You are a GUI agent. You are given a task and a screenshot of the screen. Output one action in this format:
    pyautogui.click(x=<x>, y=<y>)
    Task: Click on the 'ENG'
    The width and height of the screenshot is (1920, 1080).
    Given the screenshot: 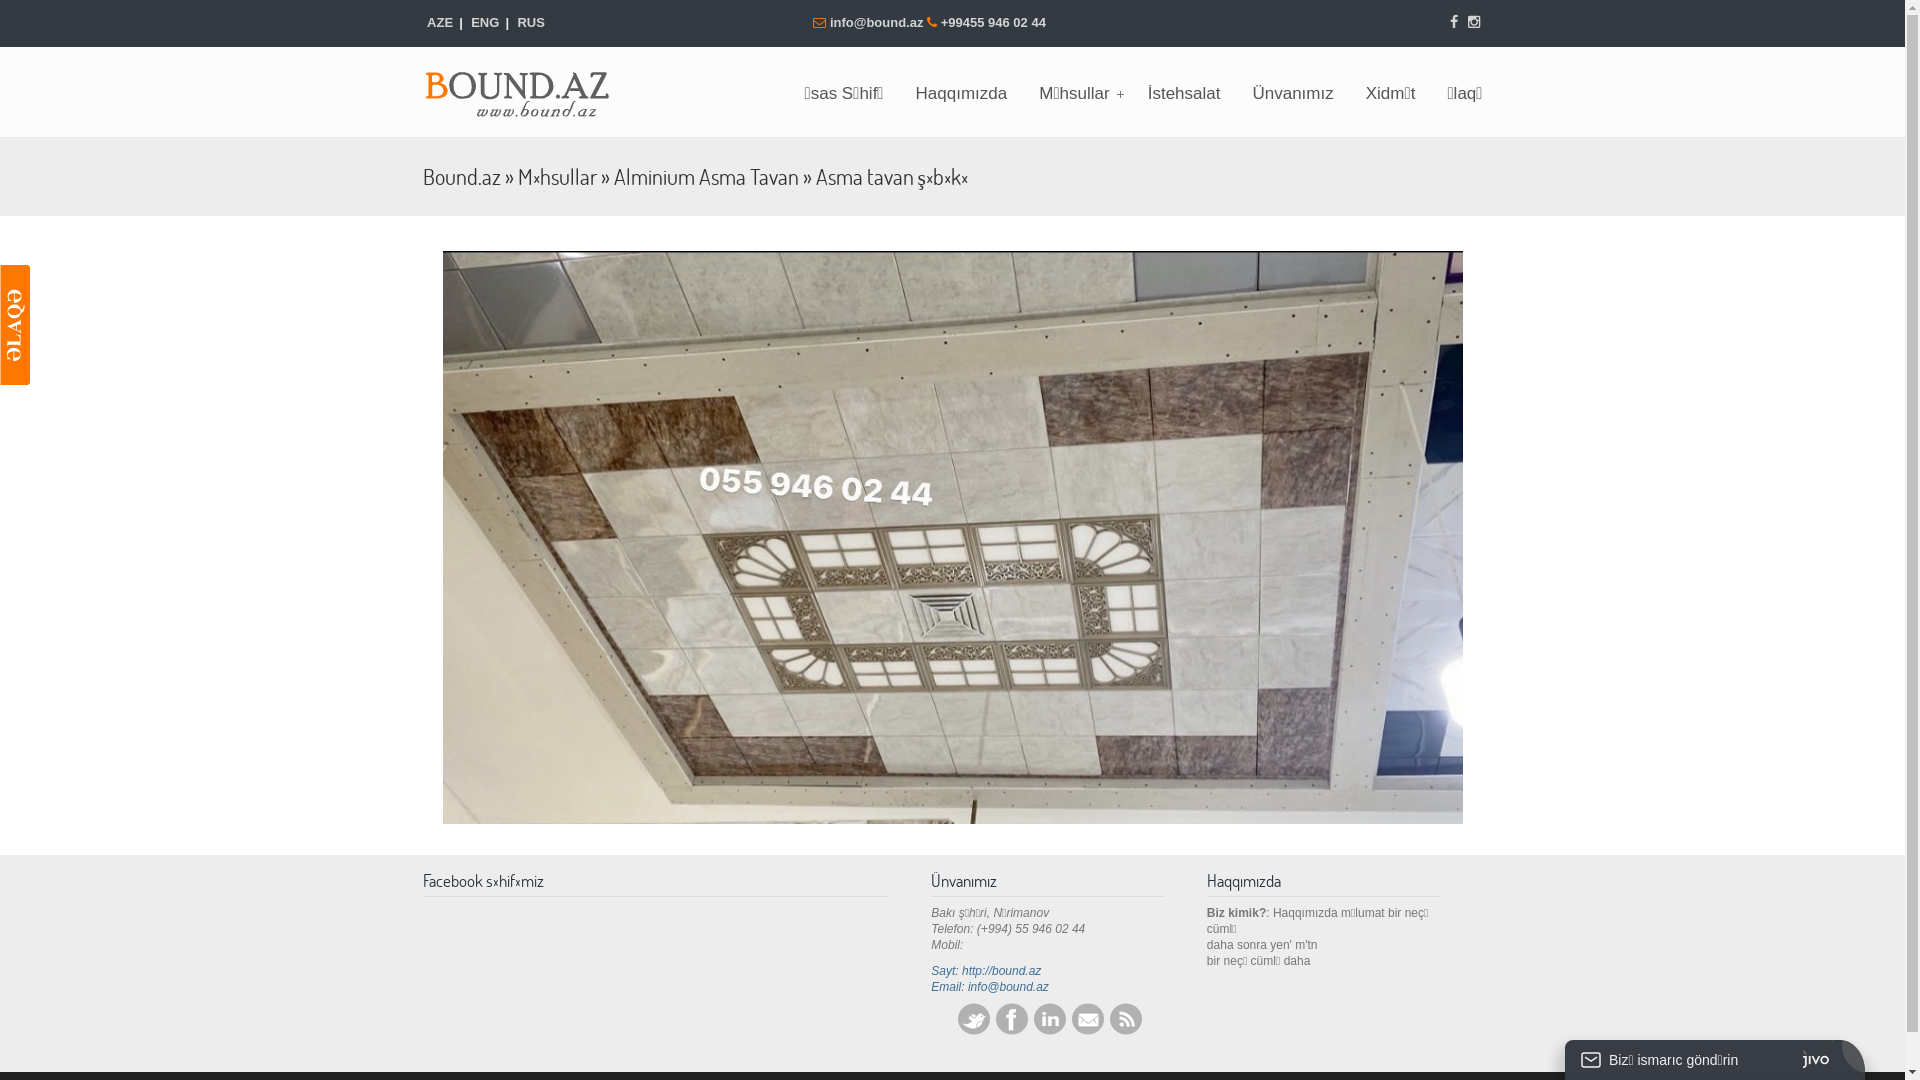 What is the action you would take?
    pyautogui.click(x=485, y=22)
    